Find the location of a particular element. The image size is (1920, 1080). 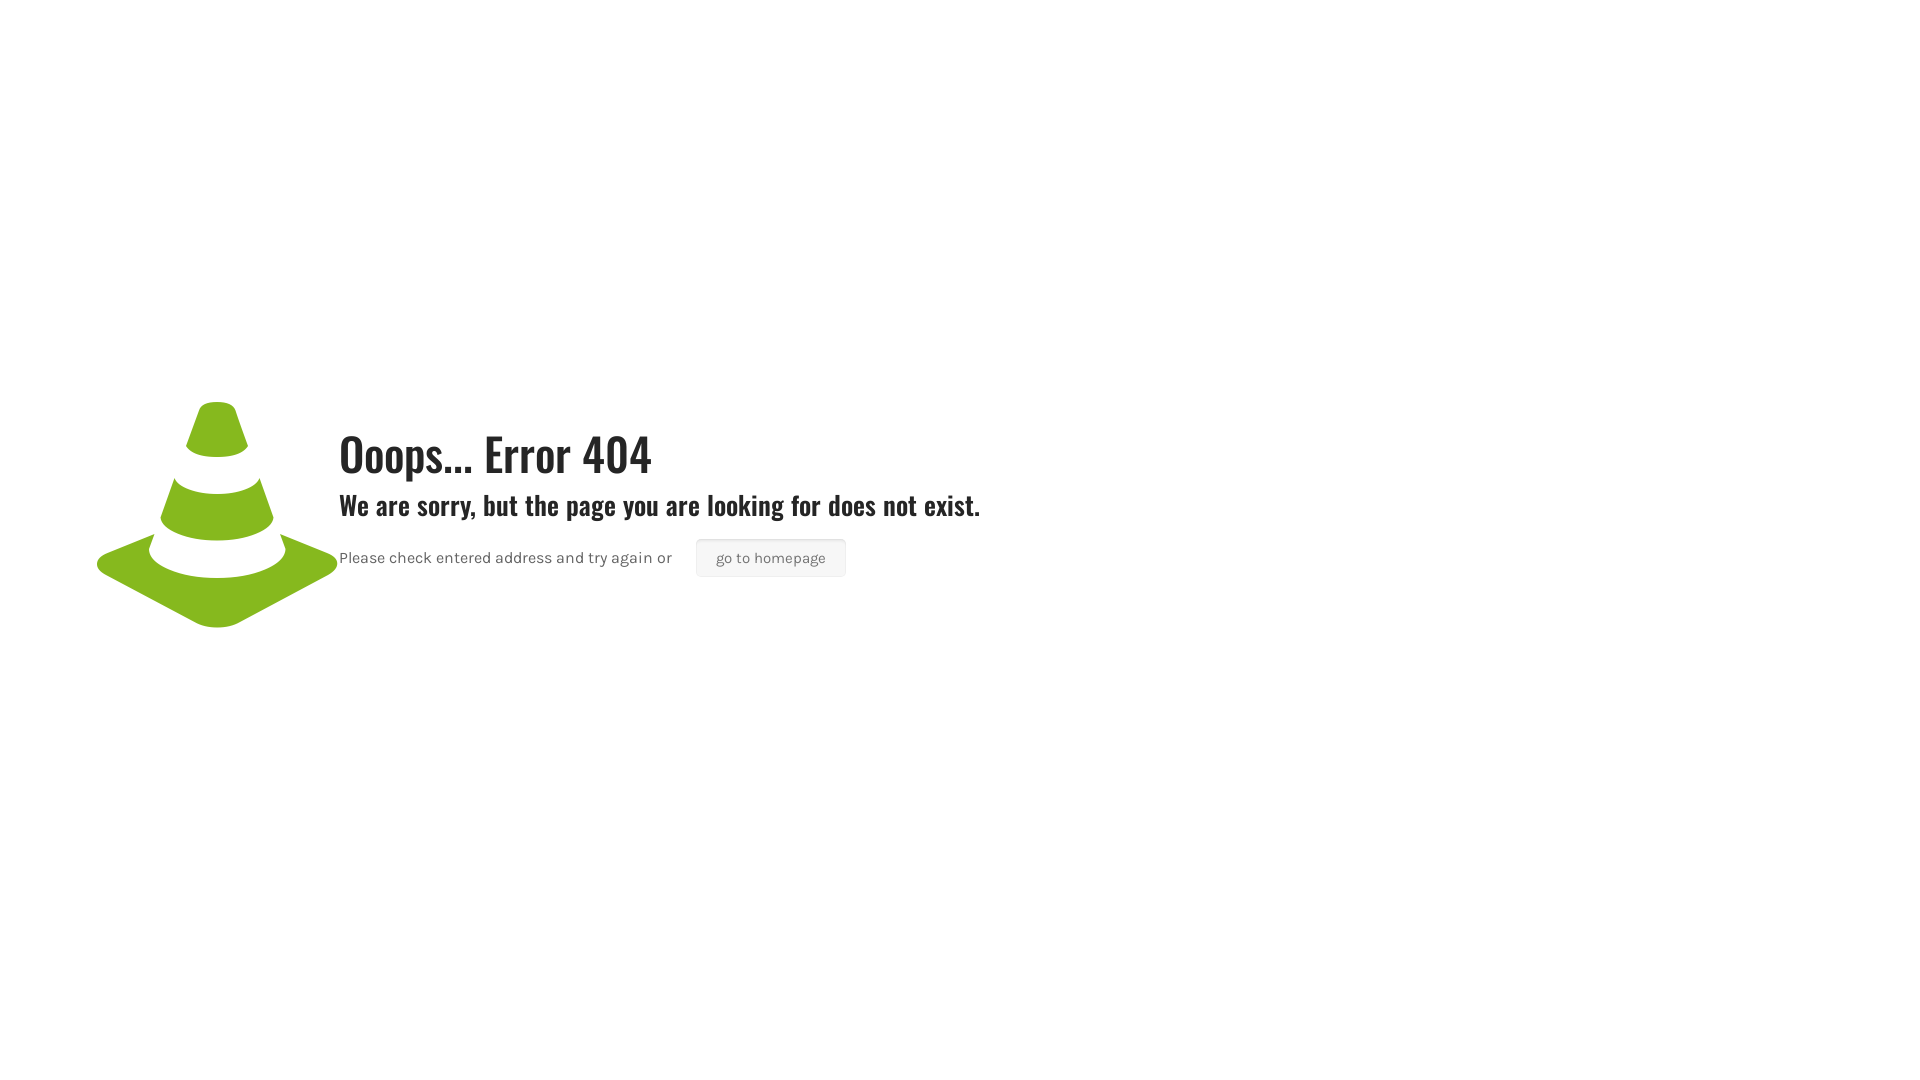

'go to homepage' is located at coordinates (770, 558).